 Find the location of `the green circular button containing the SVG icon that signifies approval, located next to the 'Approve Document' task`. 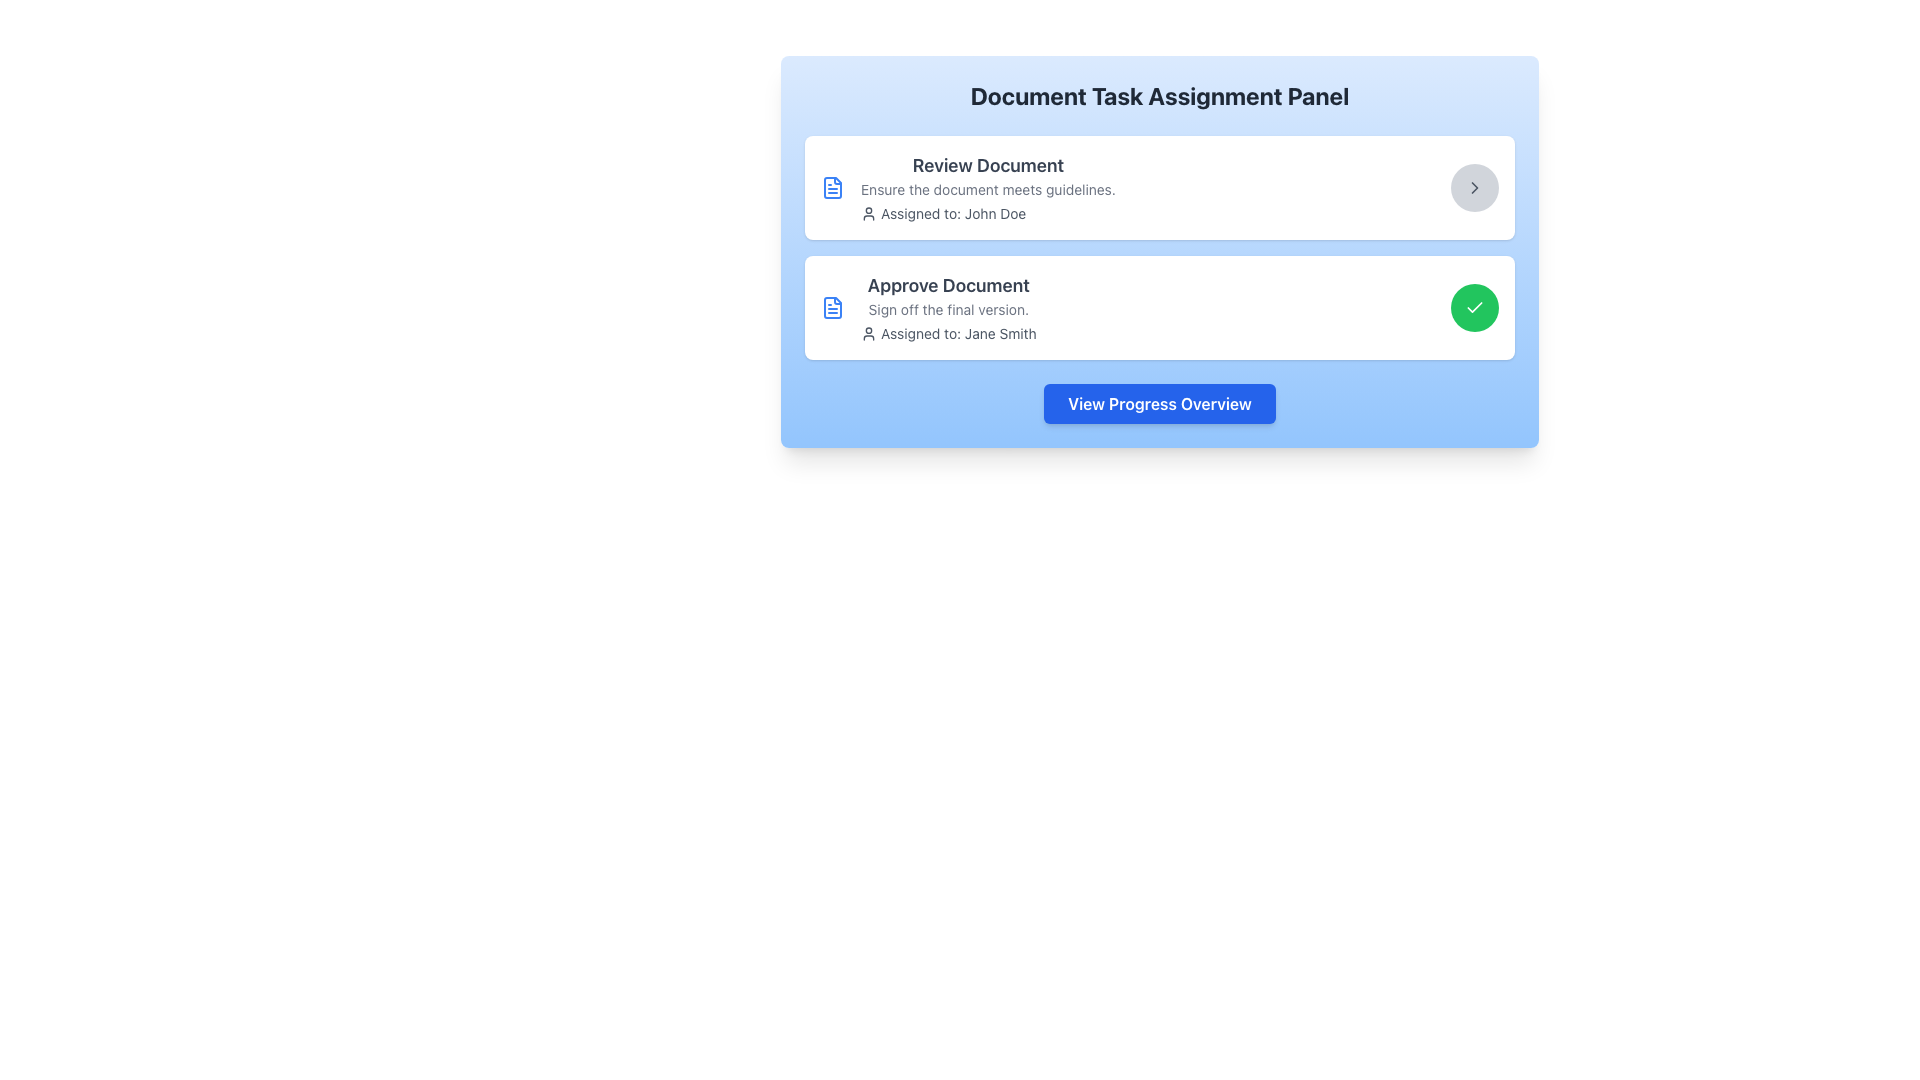

the green circular button containing the SVG icon that signifies approval, located next to the 'Approve Document' task is located at coordinates (1474, 308).